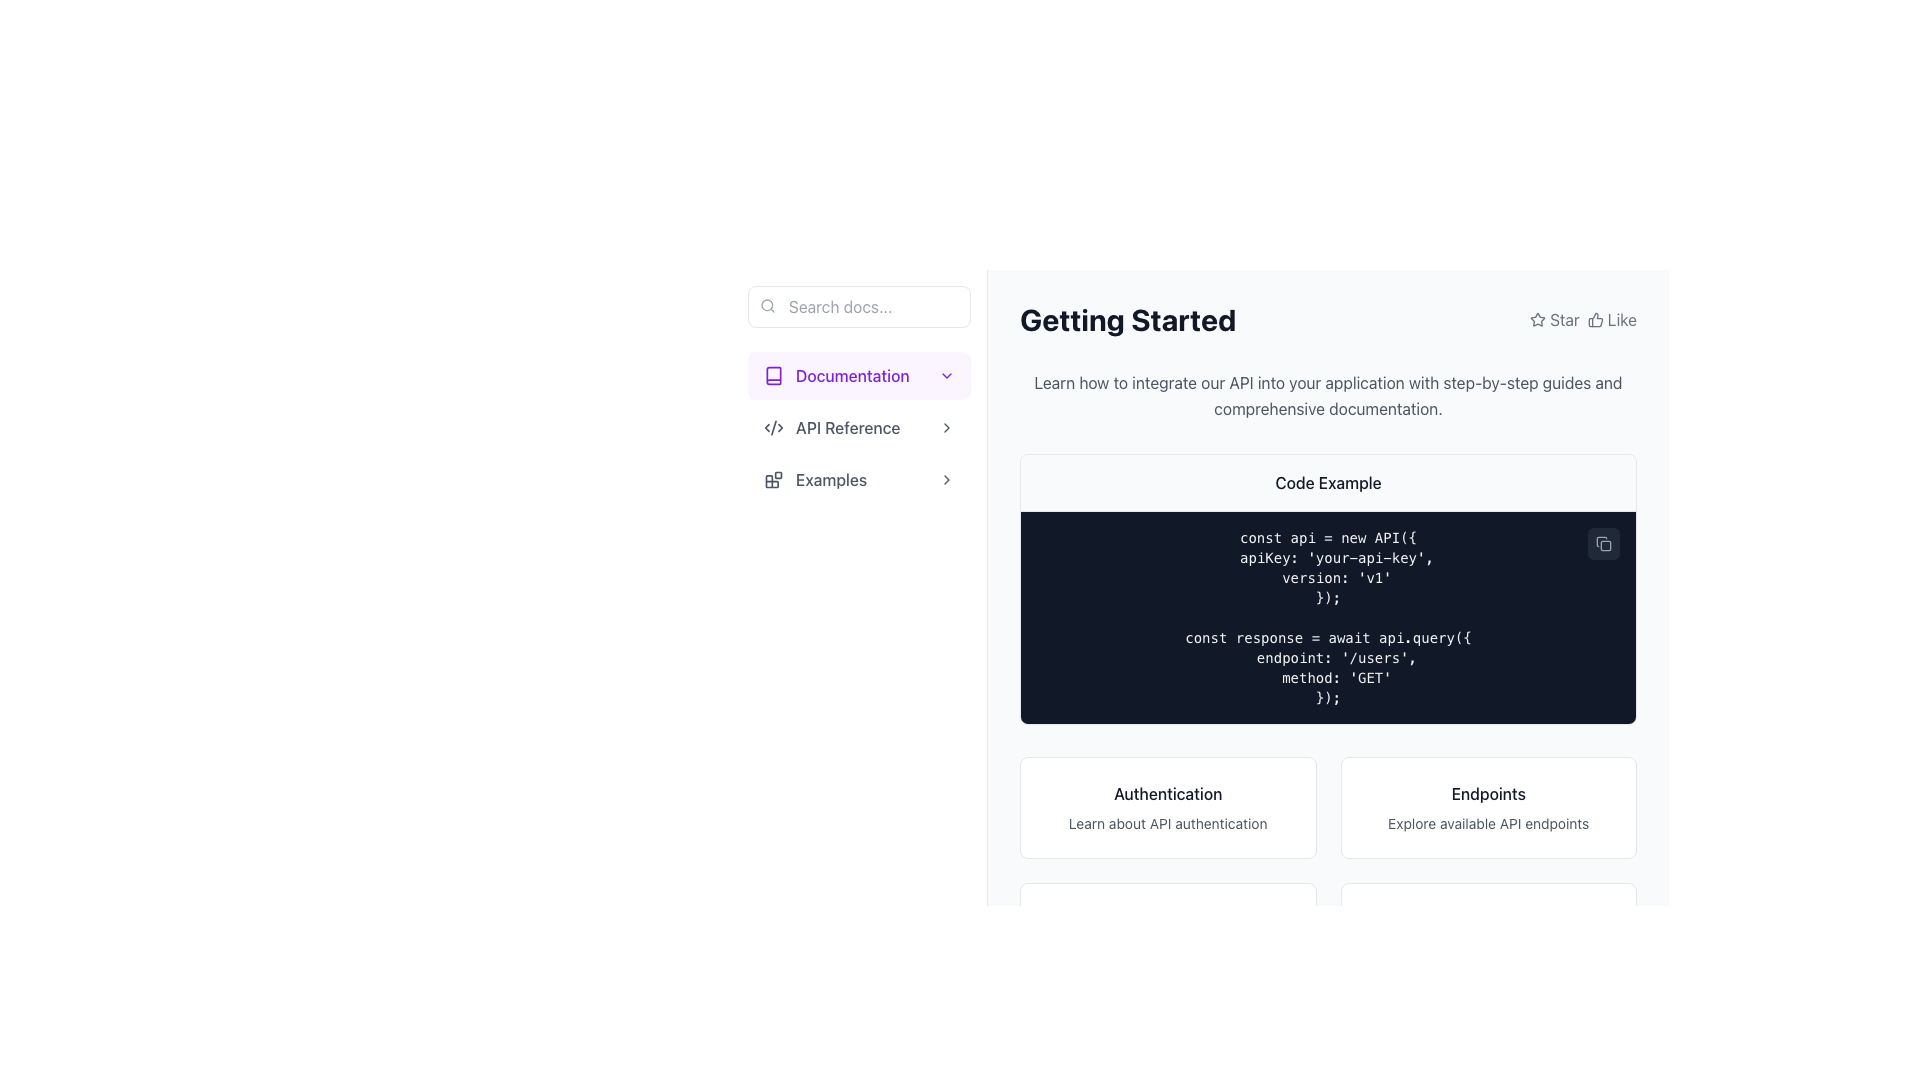 The height and width of the screenshot is (1080, 1920). What do you see at coordinates (859, 307) in the screenshot?
I see `the Search input box located at the top of the sidebar, which has a thin border and contains the placeholder text 'Search docs...'` at bounding box center [859, 307].